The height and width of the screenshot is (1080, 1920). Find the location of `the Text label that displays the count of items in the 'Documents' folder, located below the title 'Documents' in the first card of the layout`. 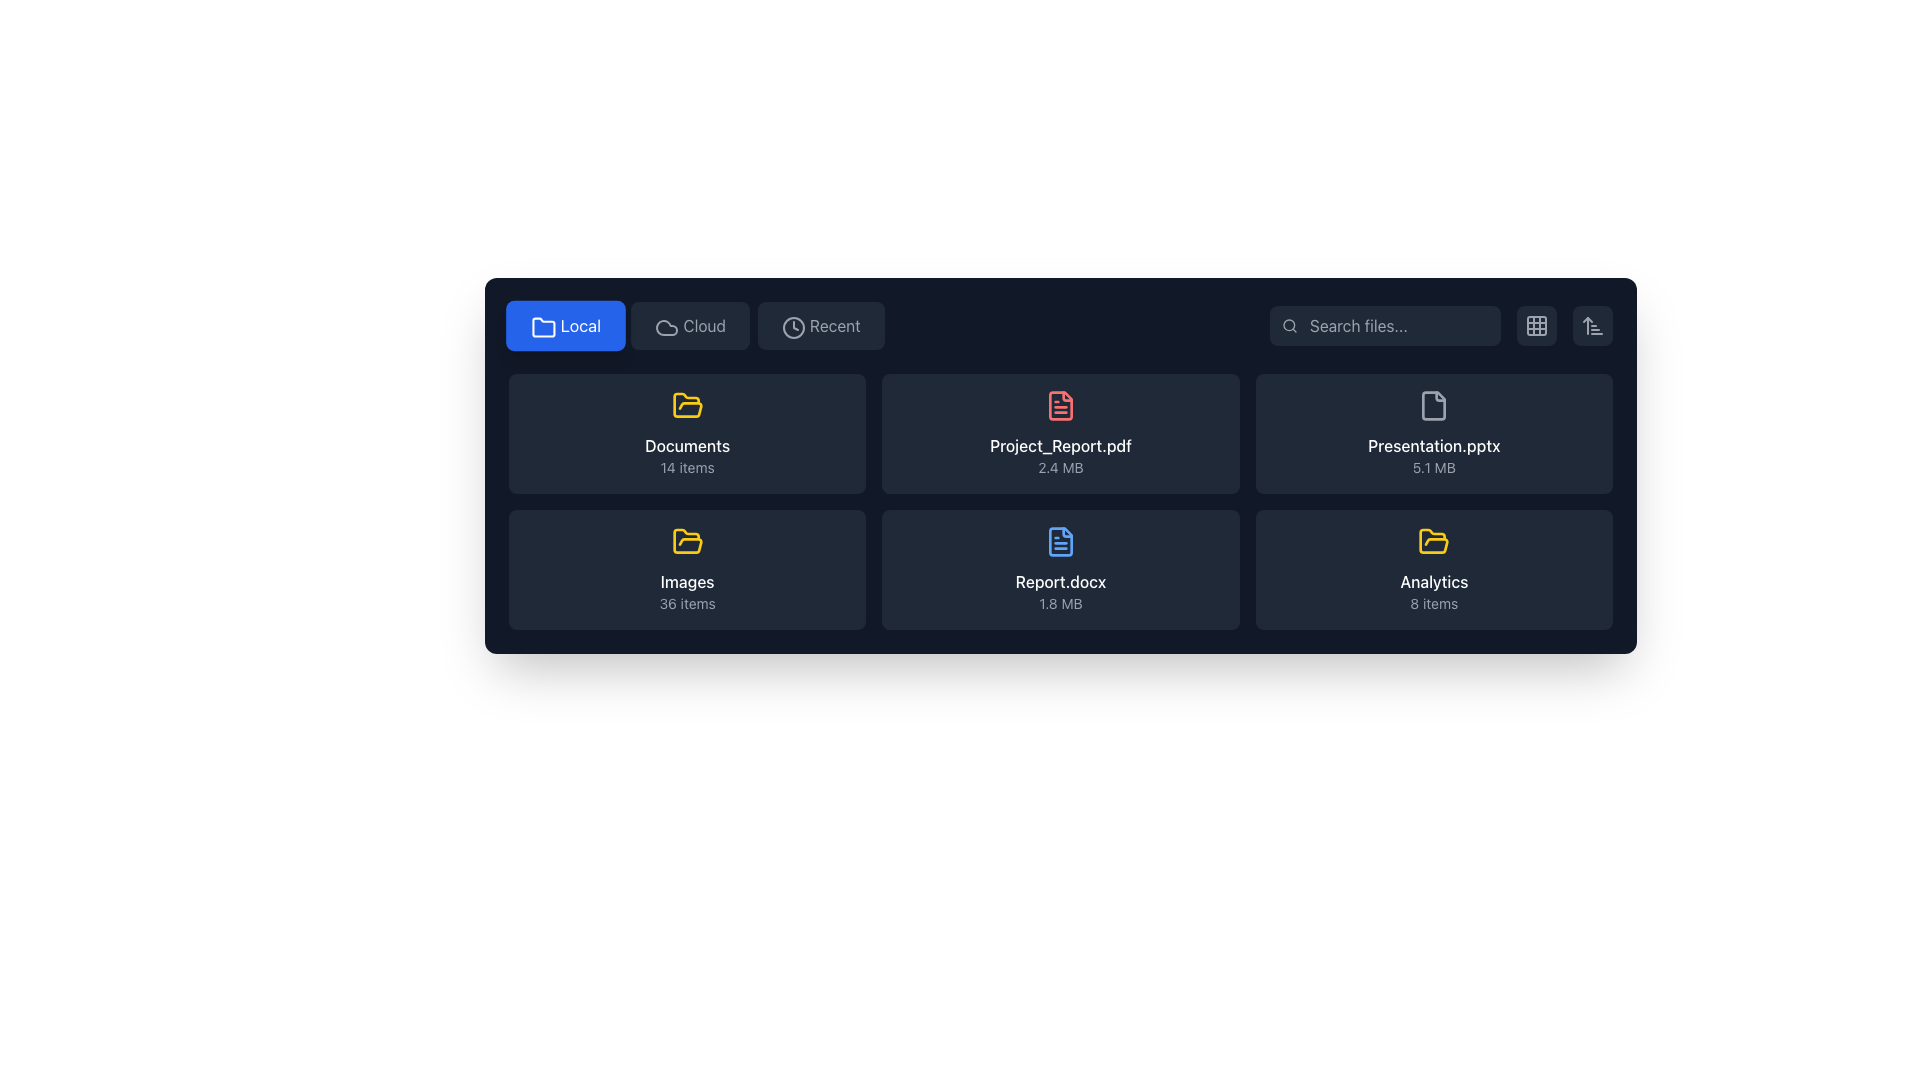

the Text label that displays the count of items in the 'Documents' folder, located below the title 'Documents' in the first card of the layout is located at coordinates (687, 467).